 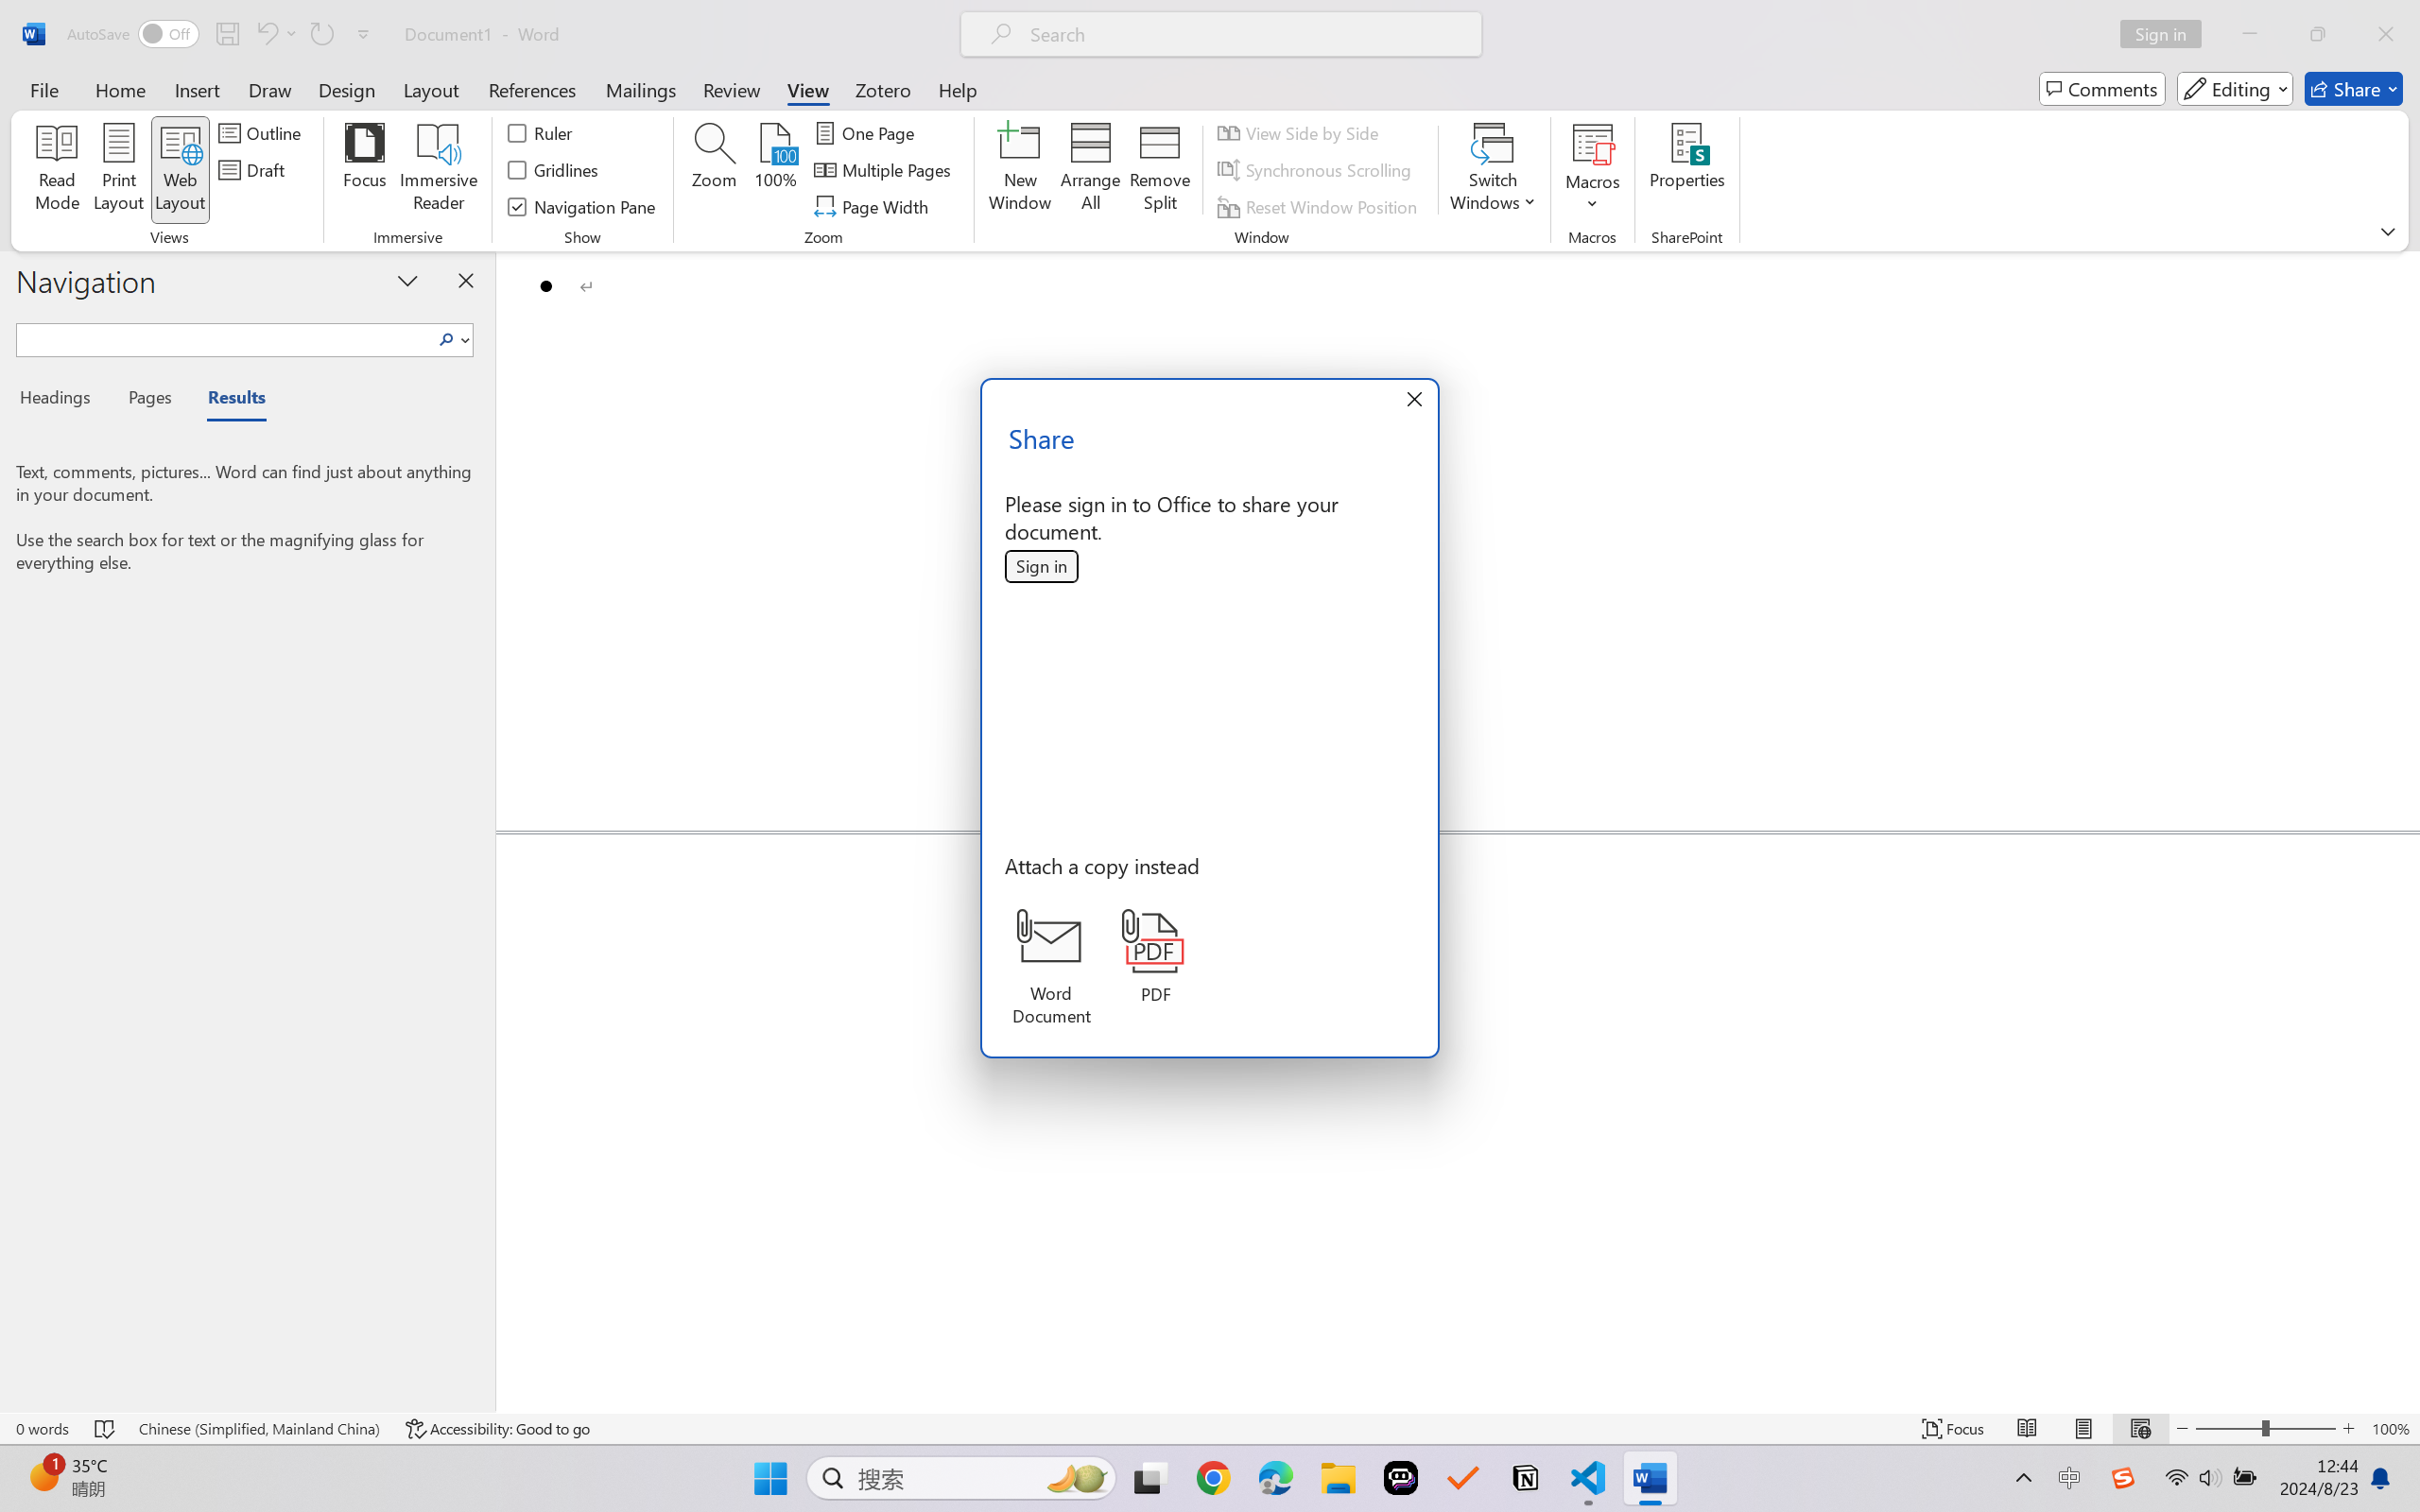 I want to click on 'Results', so click(x=226, y=401).